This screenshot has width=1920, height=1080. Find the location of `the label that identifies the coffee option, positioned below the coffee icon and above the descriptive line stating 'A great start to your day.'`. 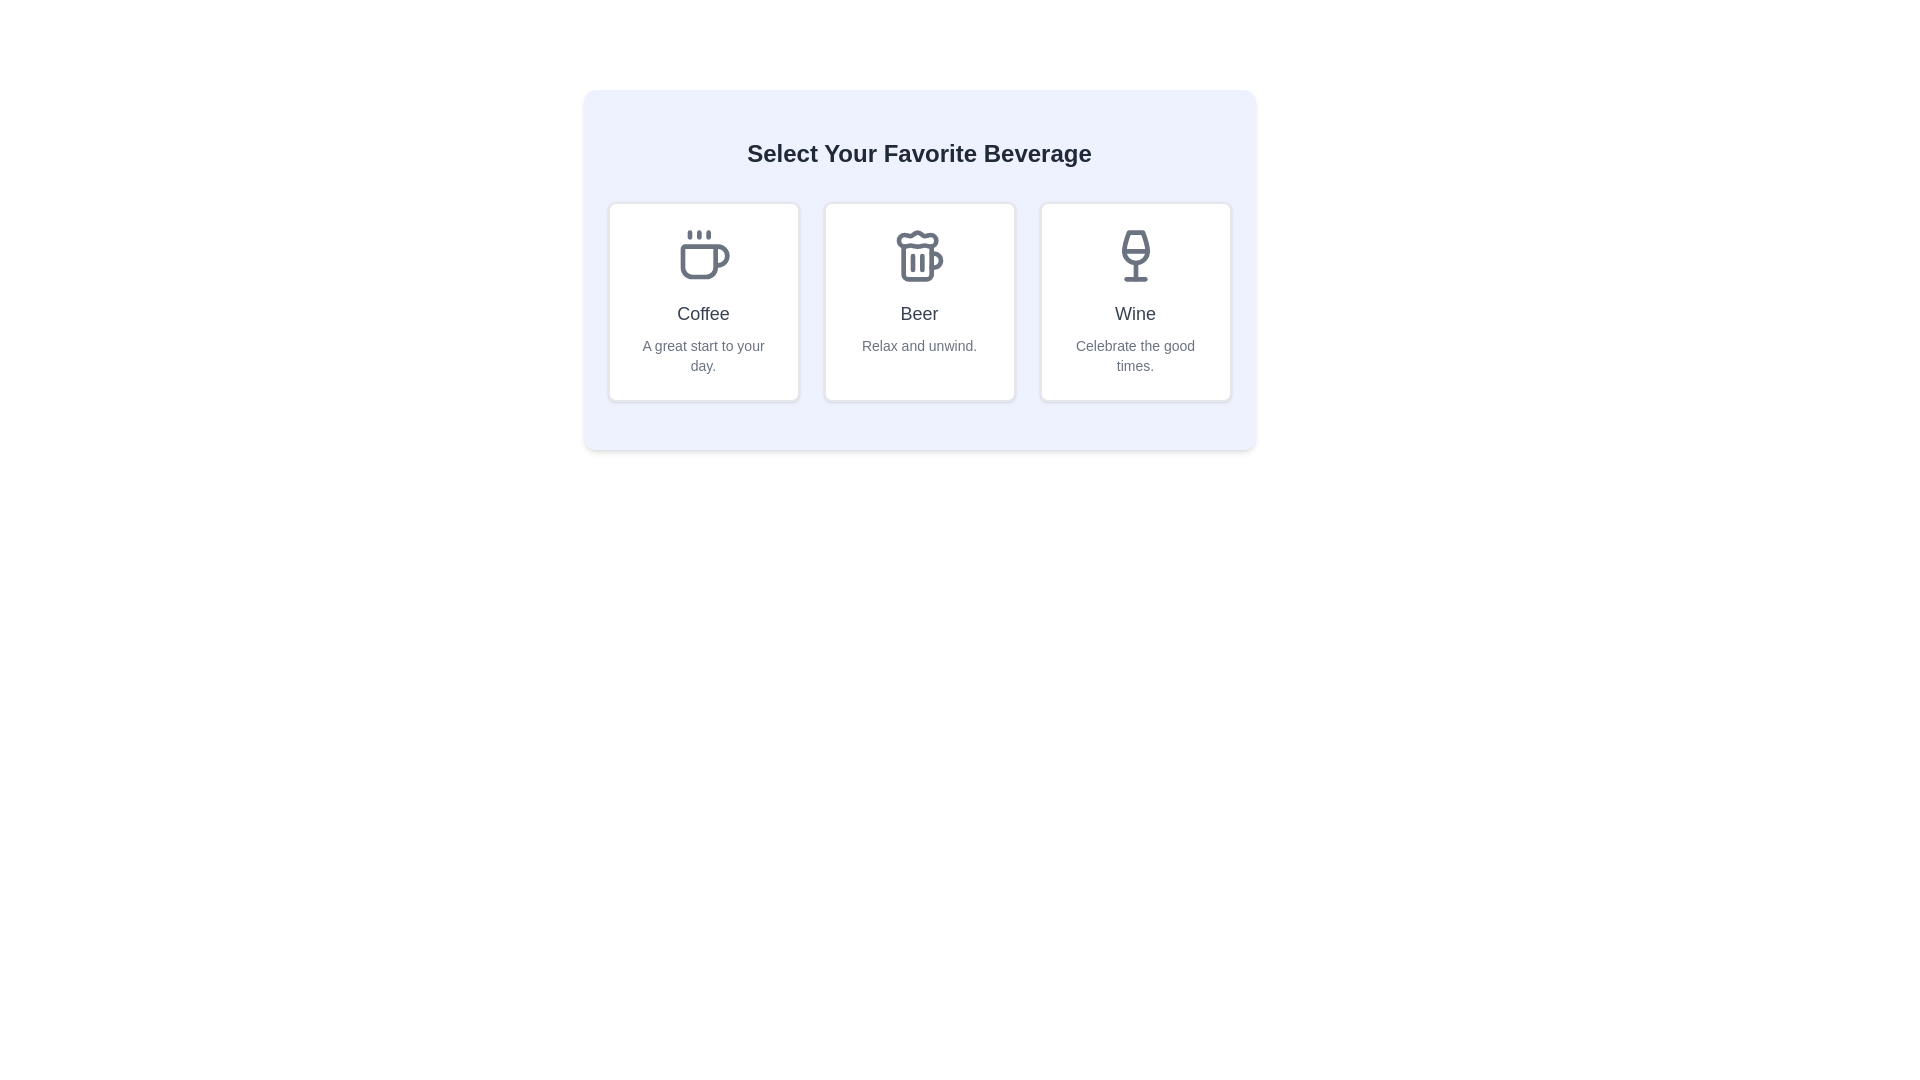

the label that identifies the coffee option, positioned below the coffee icon and above the descriptive line stating 'A great start to your day.' is located at coordinates (703, 313).